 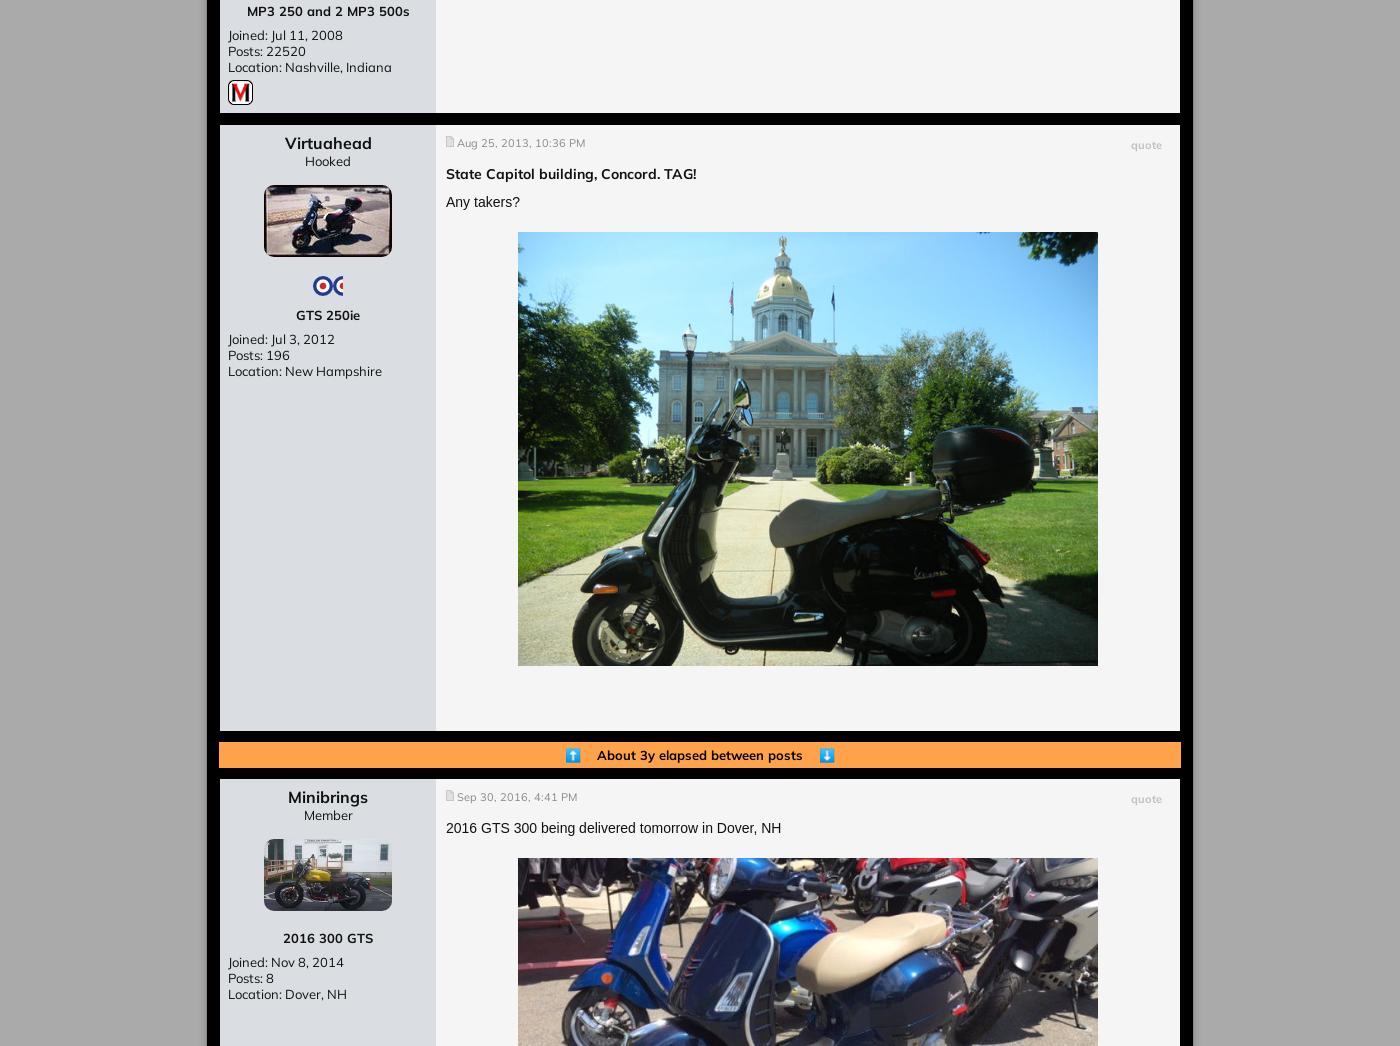 What do you see at coordinates (287, 993) in the screenshot?
I see `'Location: Dover, NH'` at bounding box center [287, 993].